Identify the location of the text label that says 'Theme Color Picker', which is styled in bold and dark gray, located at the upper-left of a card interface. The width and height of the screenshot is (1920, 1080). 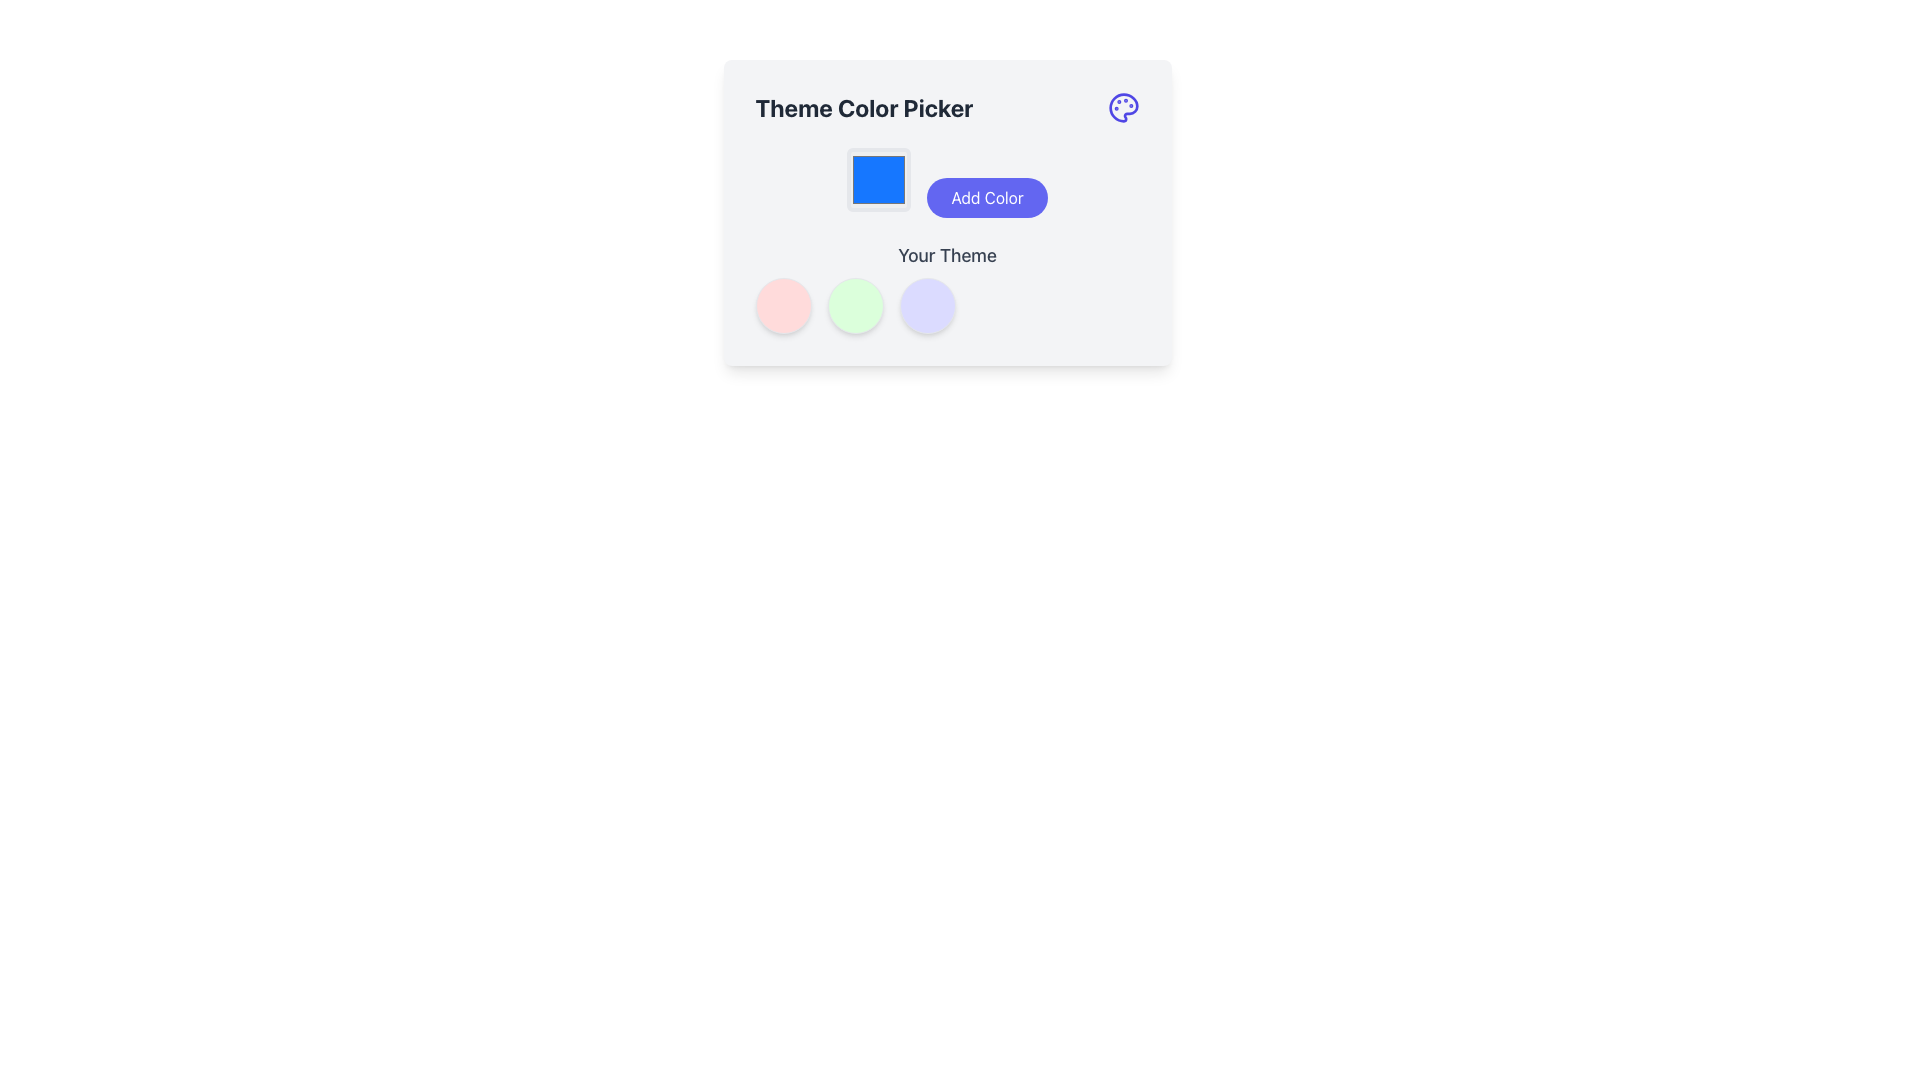
(864, 108).